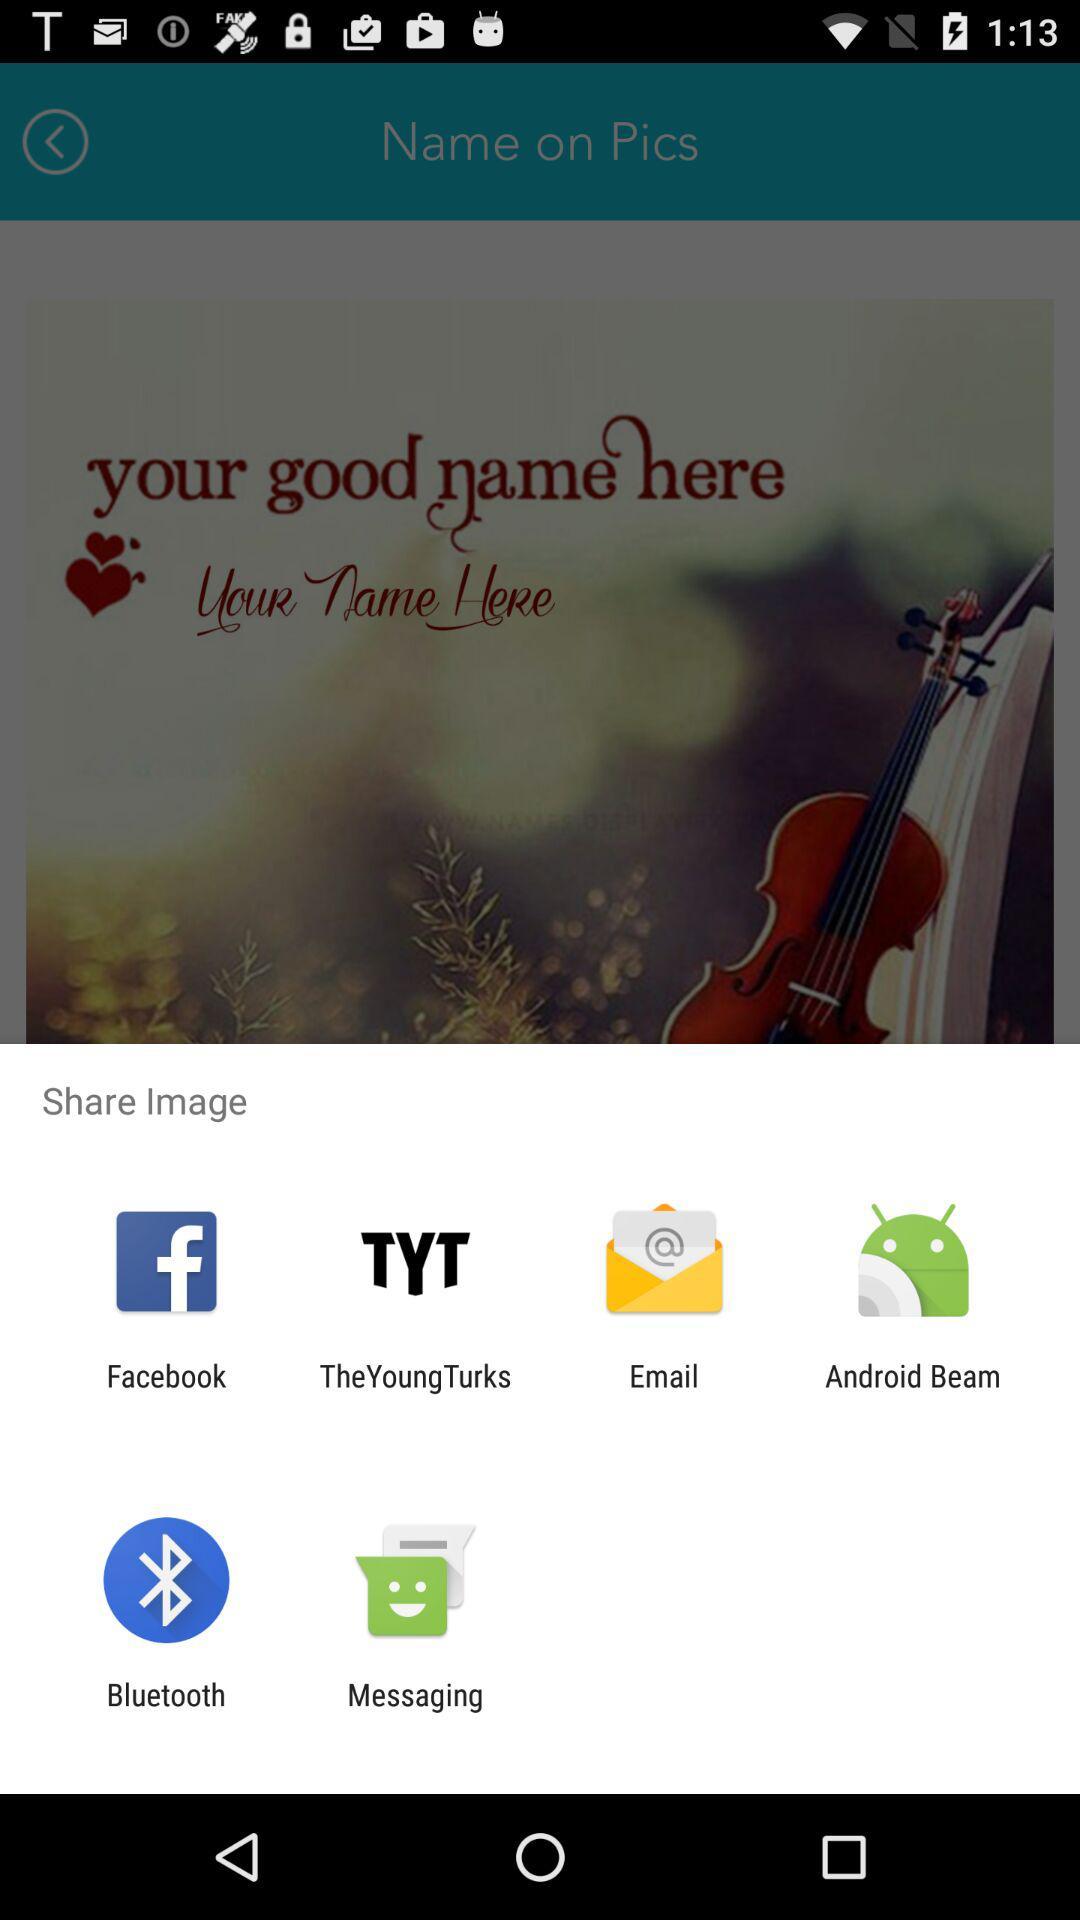  I want to click on the email item, so click(664, 1392).